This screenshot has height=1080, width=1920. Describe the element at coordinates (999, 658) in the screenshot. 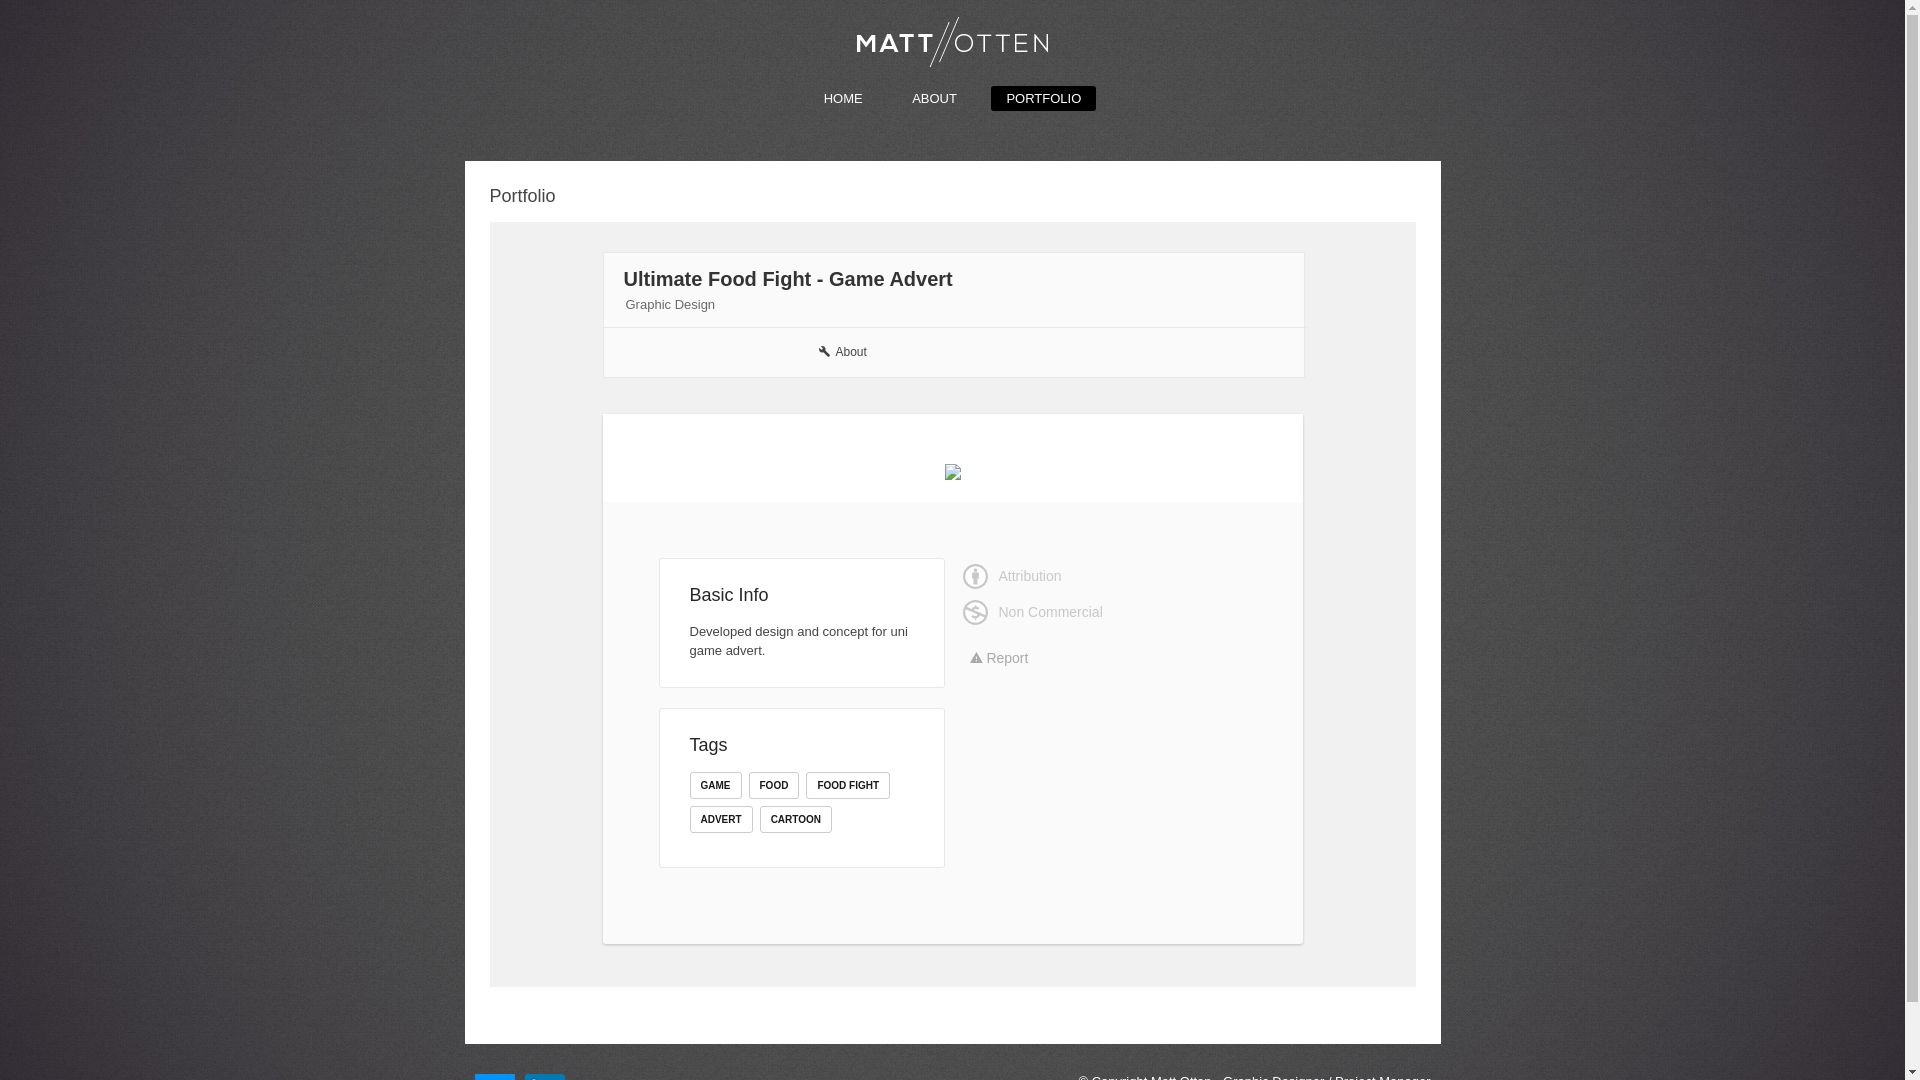

I see `'Report'` at that location.